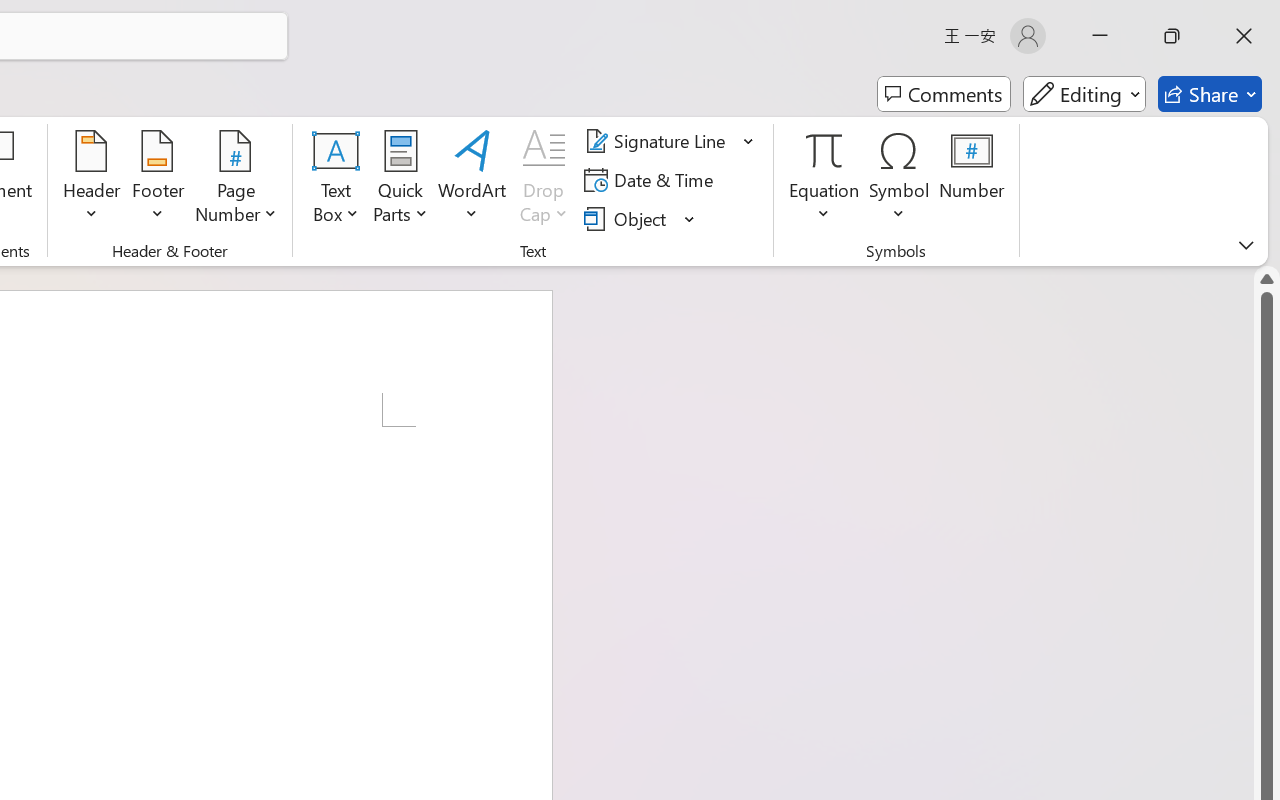 The image size is (1280, 800). What do you see at coordinates (91, 179) in the screenshot?
I see `'Header'` at bounding box center [91, 179].